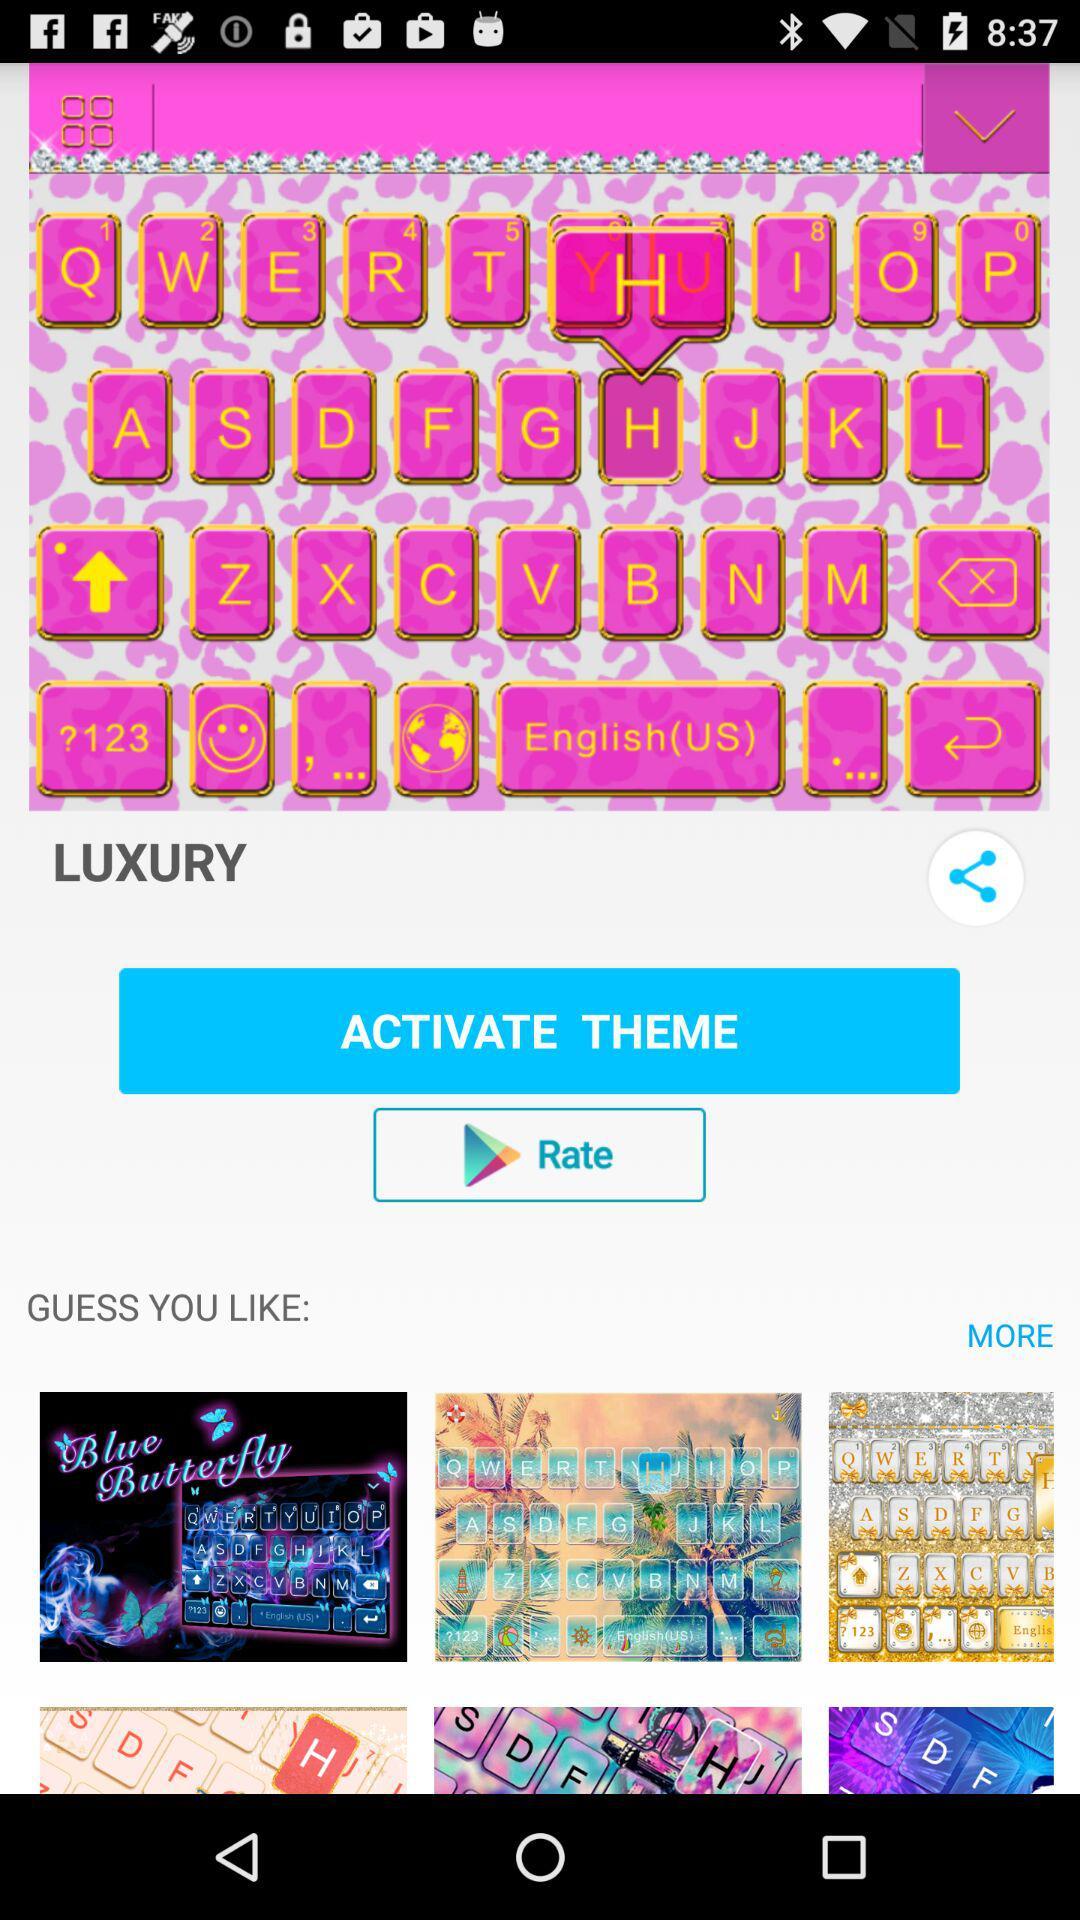  Describe the element at coordinates (975, 937) in the screenshot. I see `the share icon` at that location.